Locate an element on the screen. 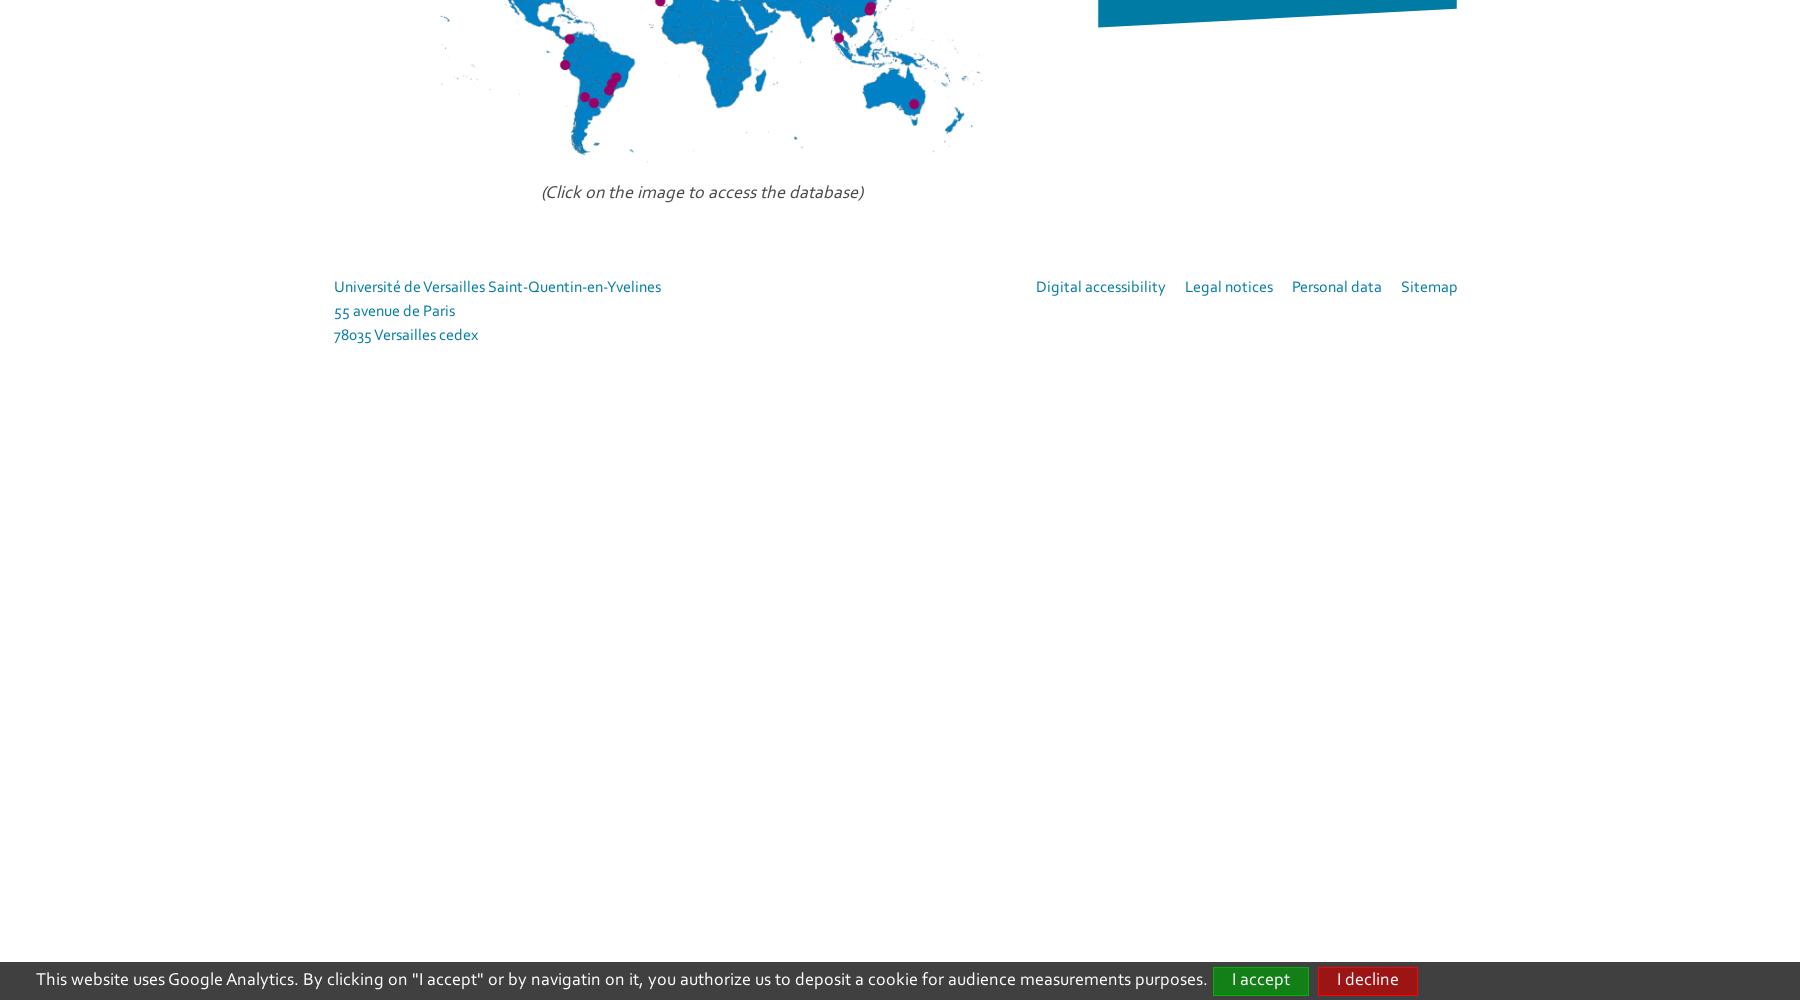 The image size is (1800, 1000). 'I decline' is located at coordinates (1335, 979).